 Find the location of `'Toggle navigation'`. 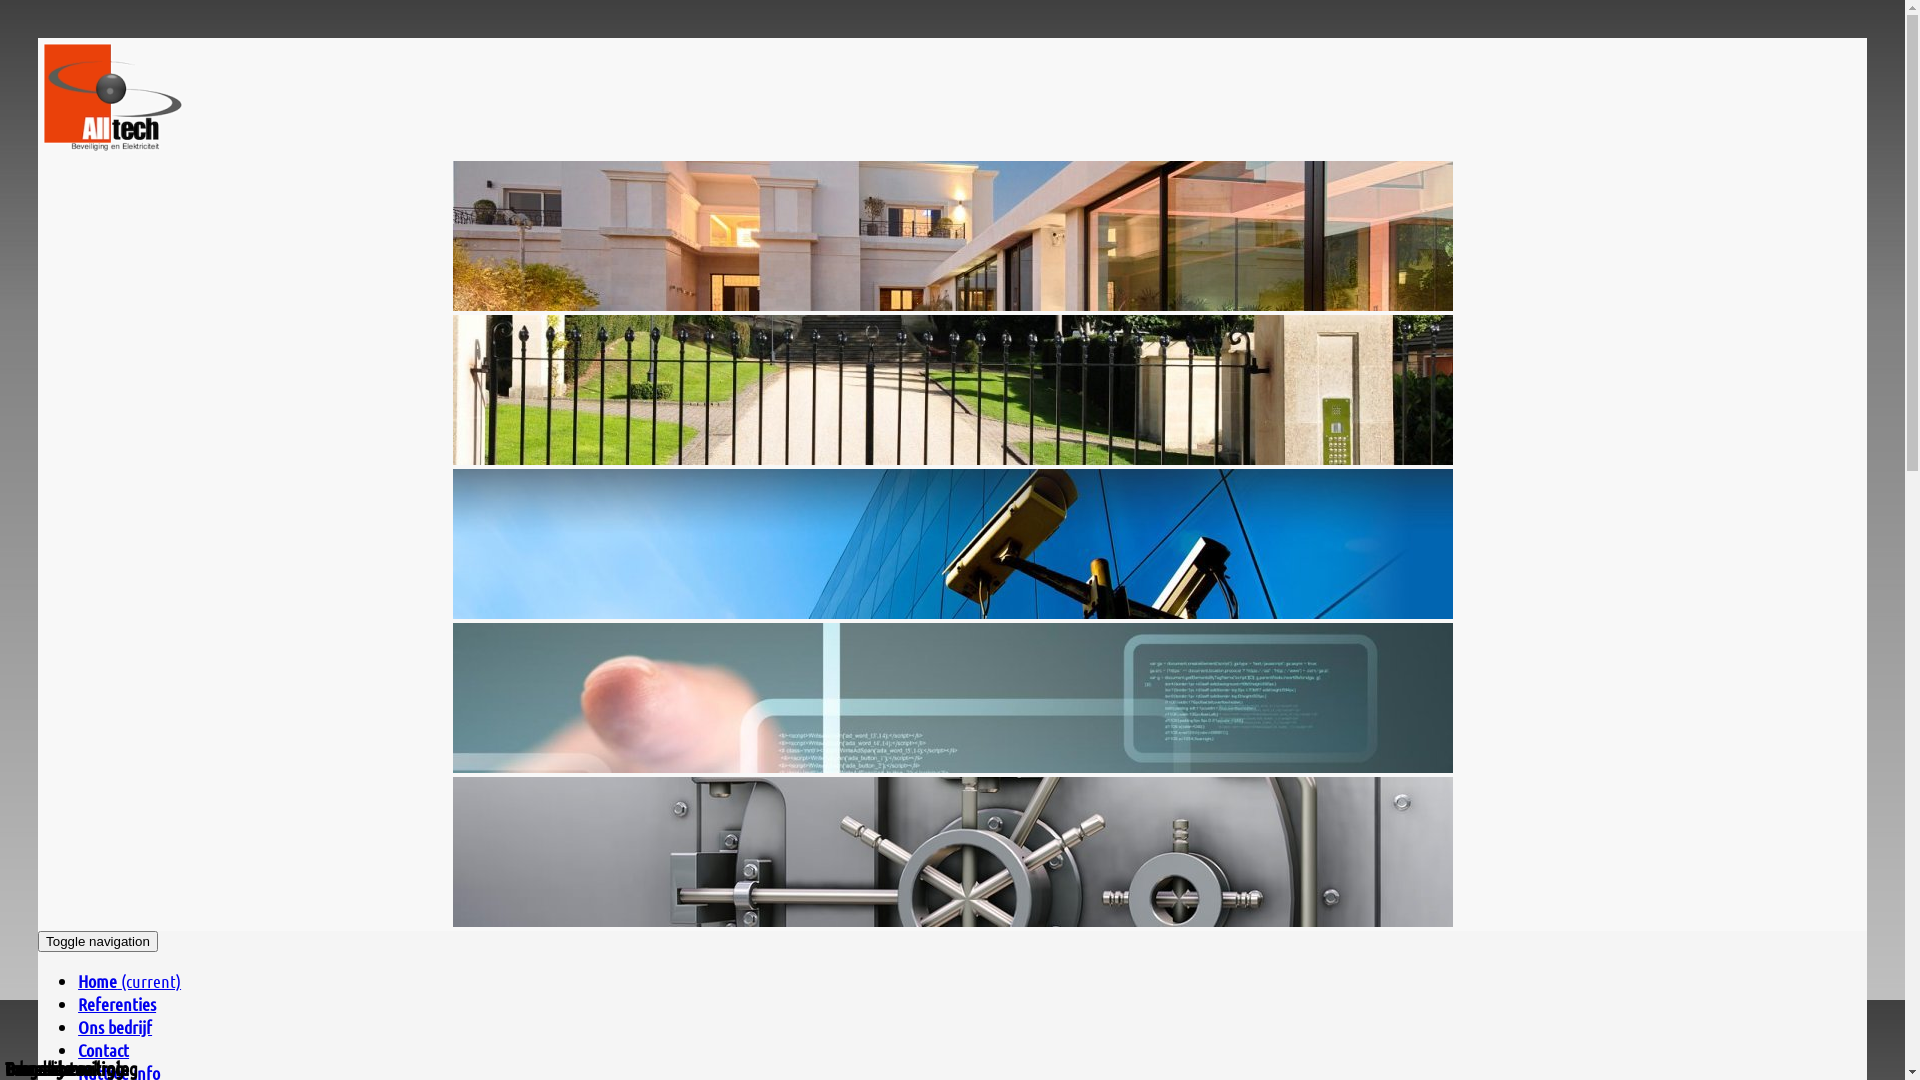

'Toggle navigation' is located at coordinates (96, 941).